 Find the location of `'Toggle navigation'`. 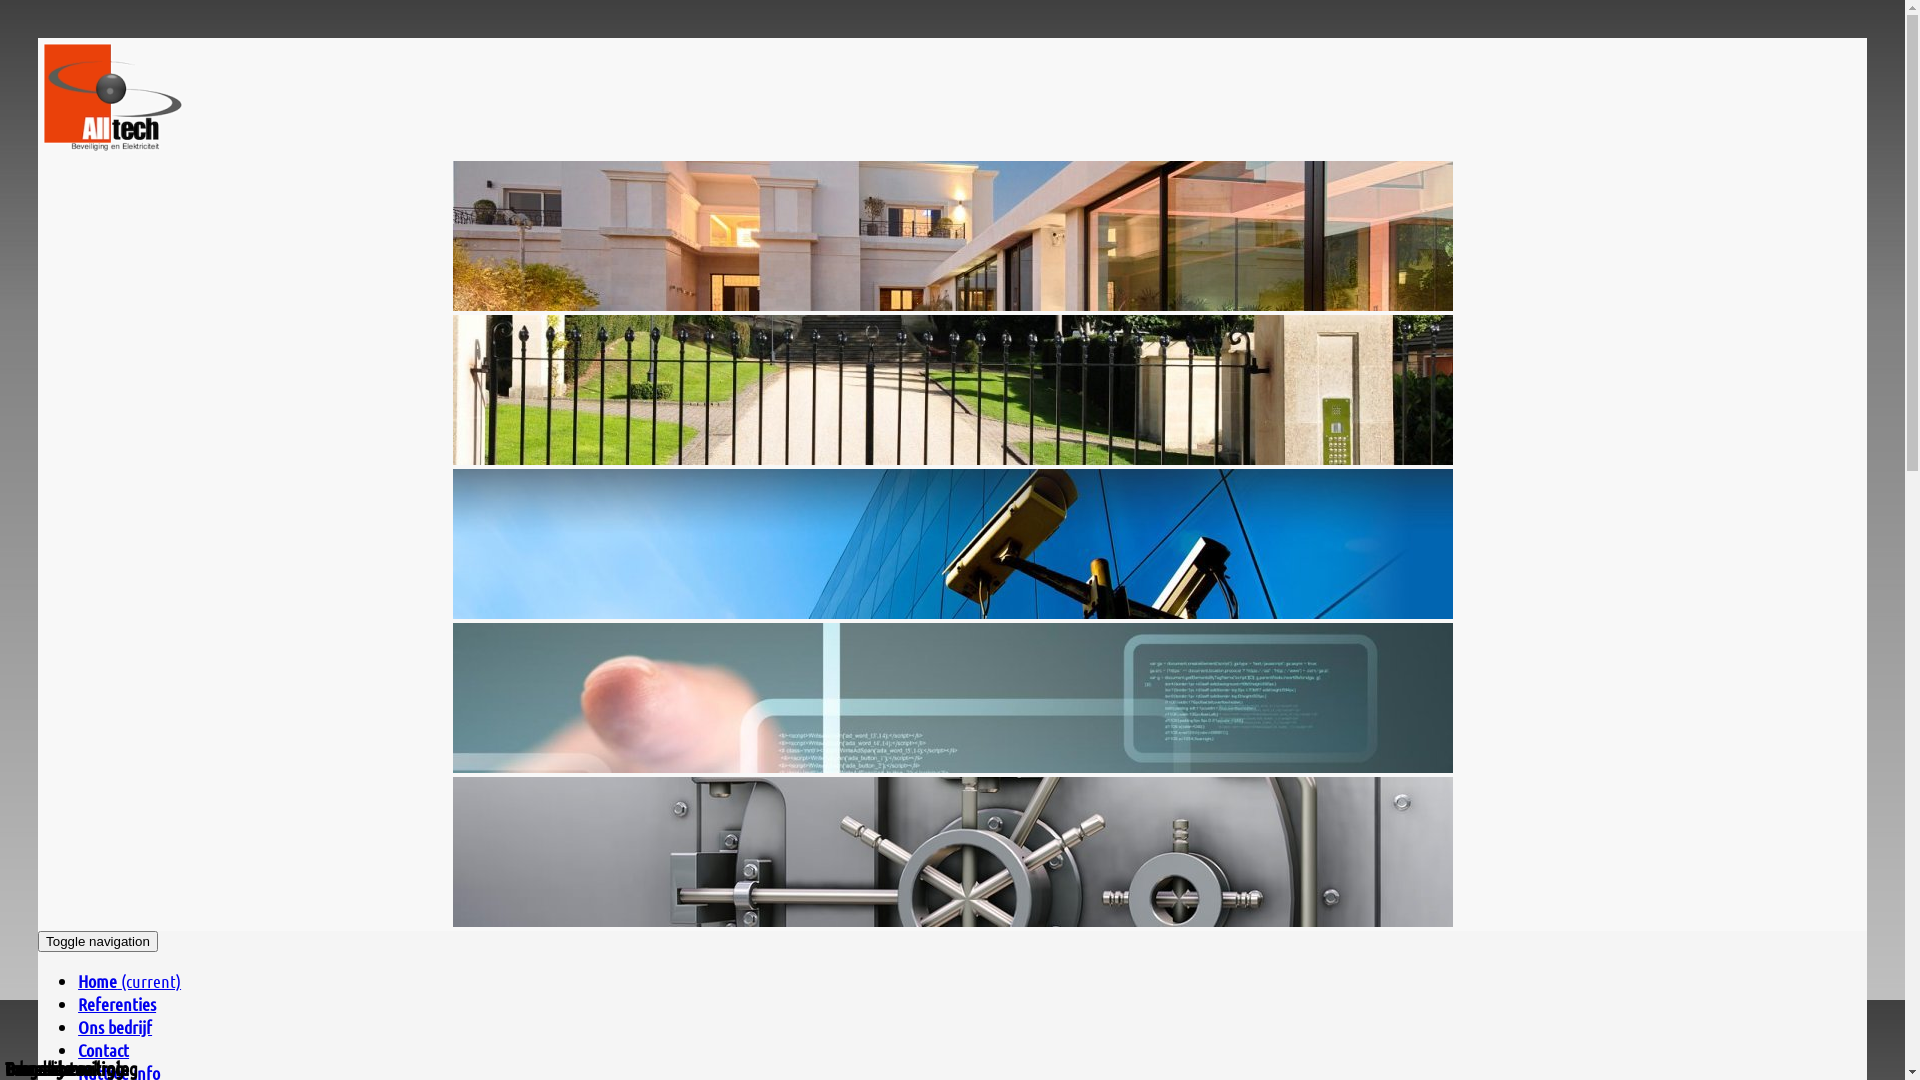

'Toggle navigation' is located at coordinates (96, 941).